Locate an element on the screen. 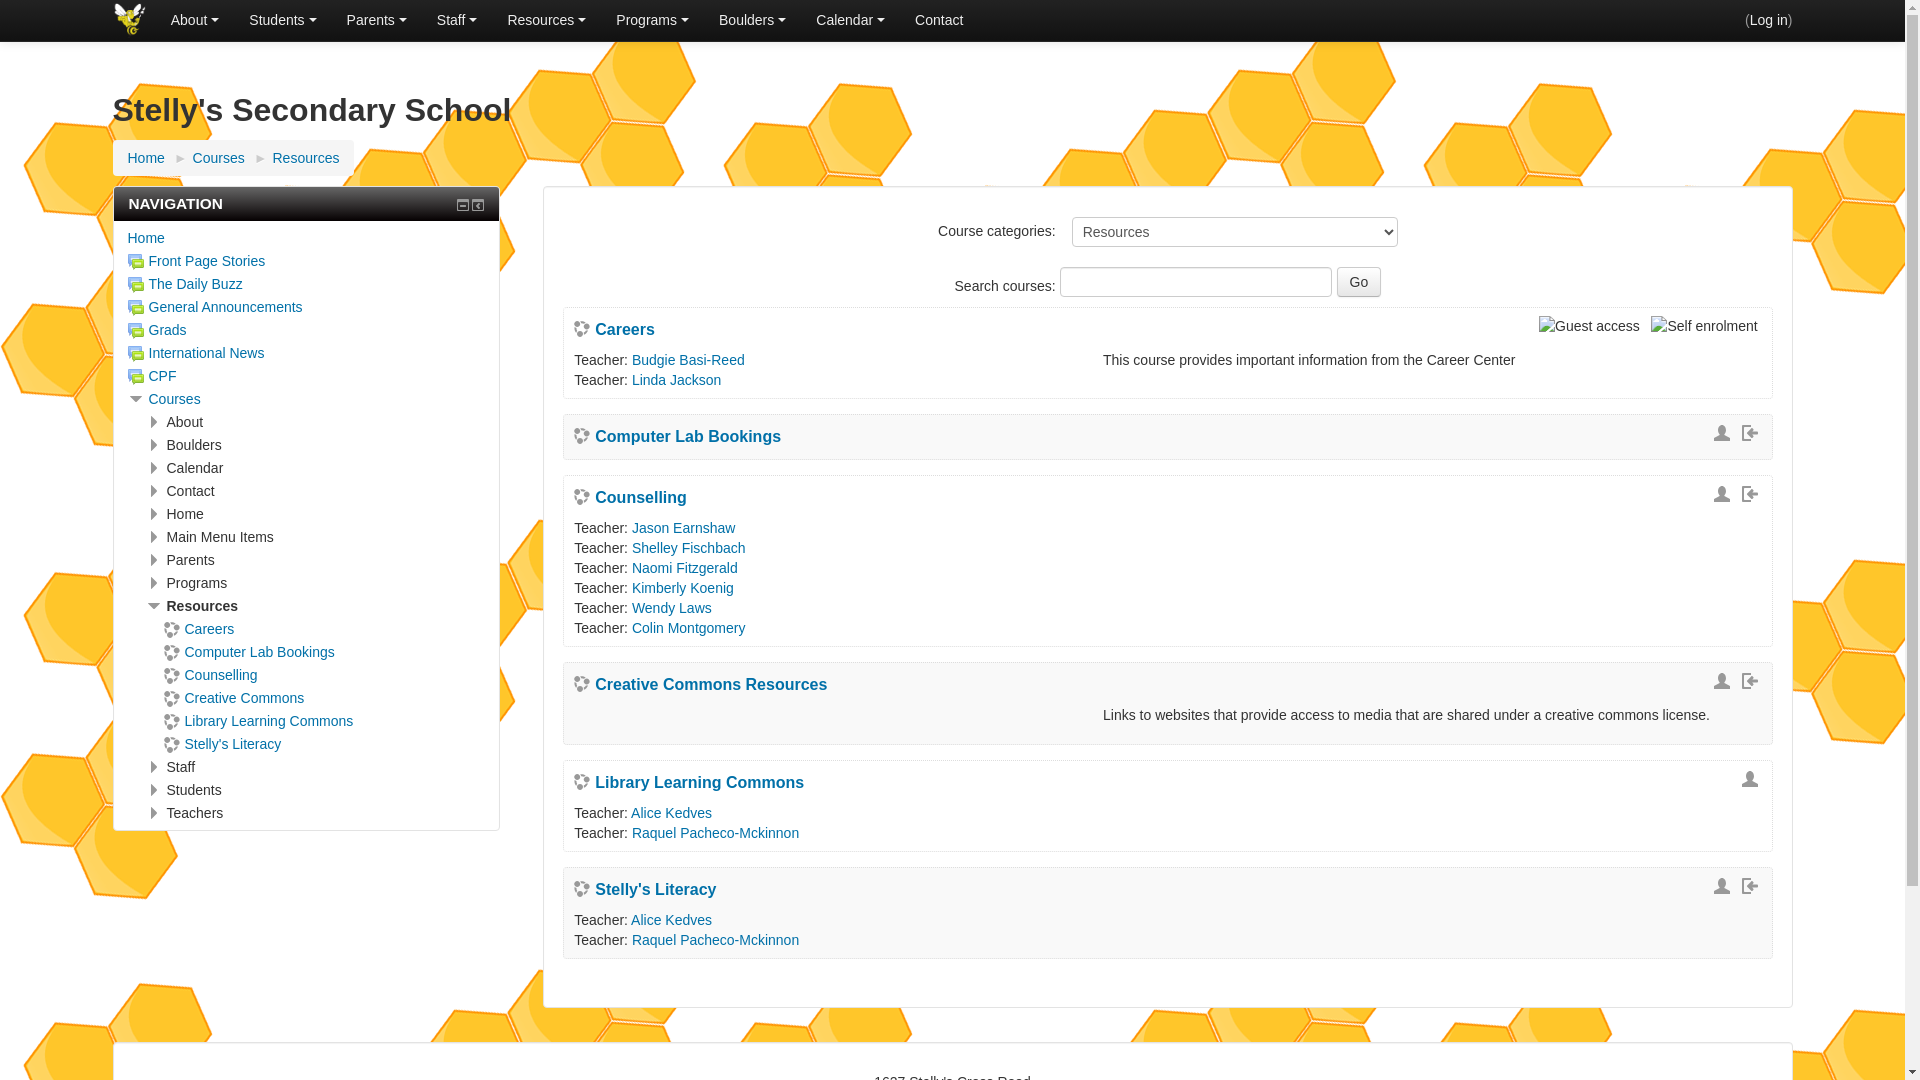  'Wendy Laws' is located at coordinates (672, 607).